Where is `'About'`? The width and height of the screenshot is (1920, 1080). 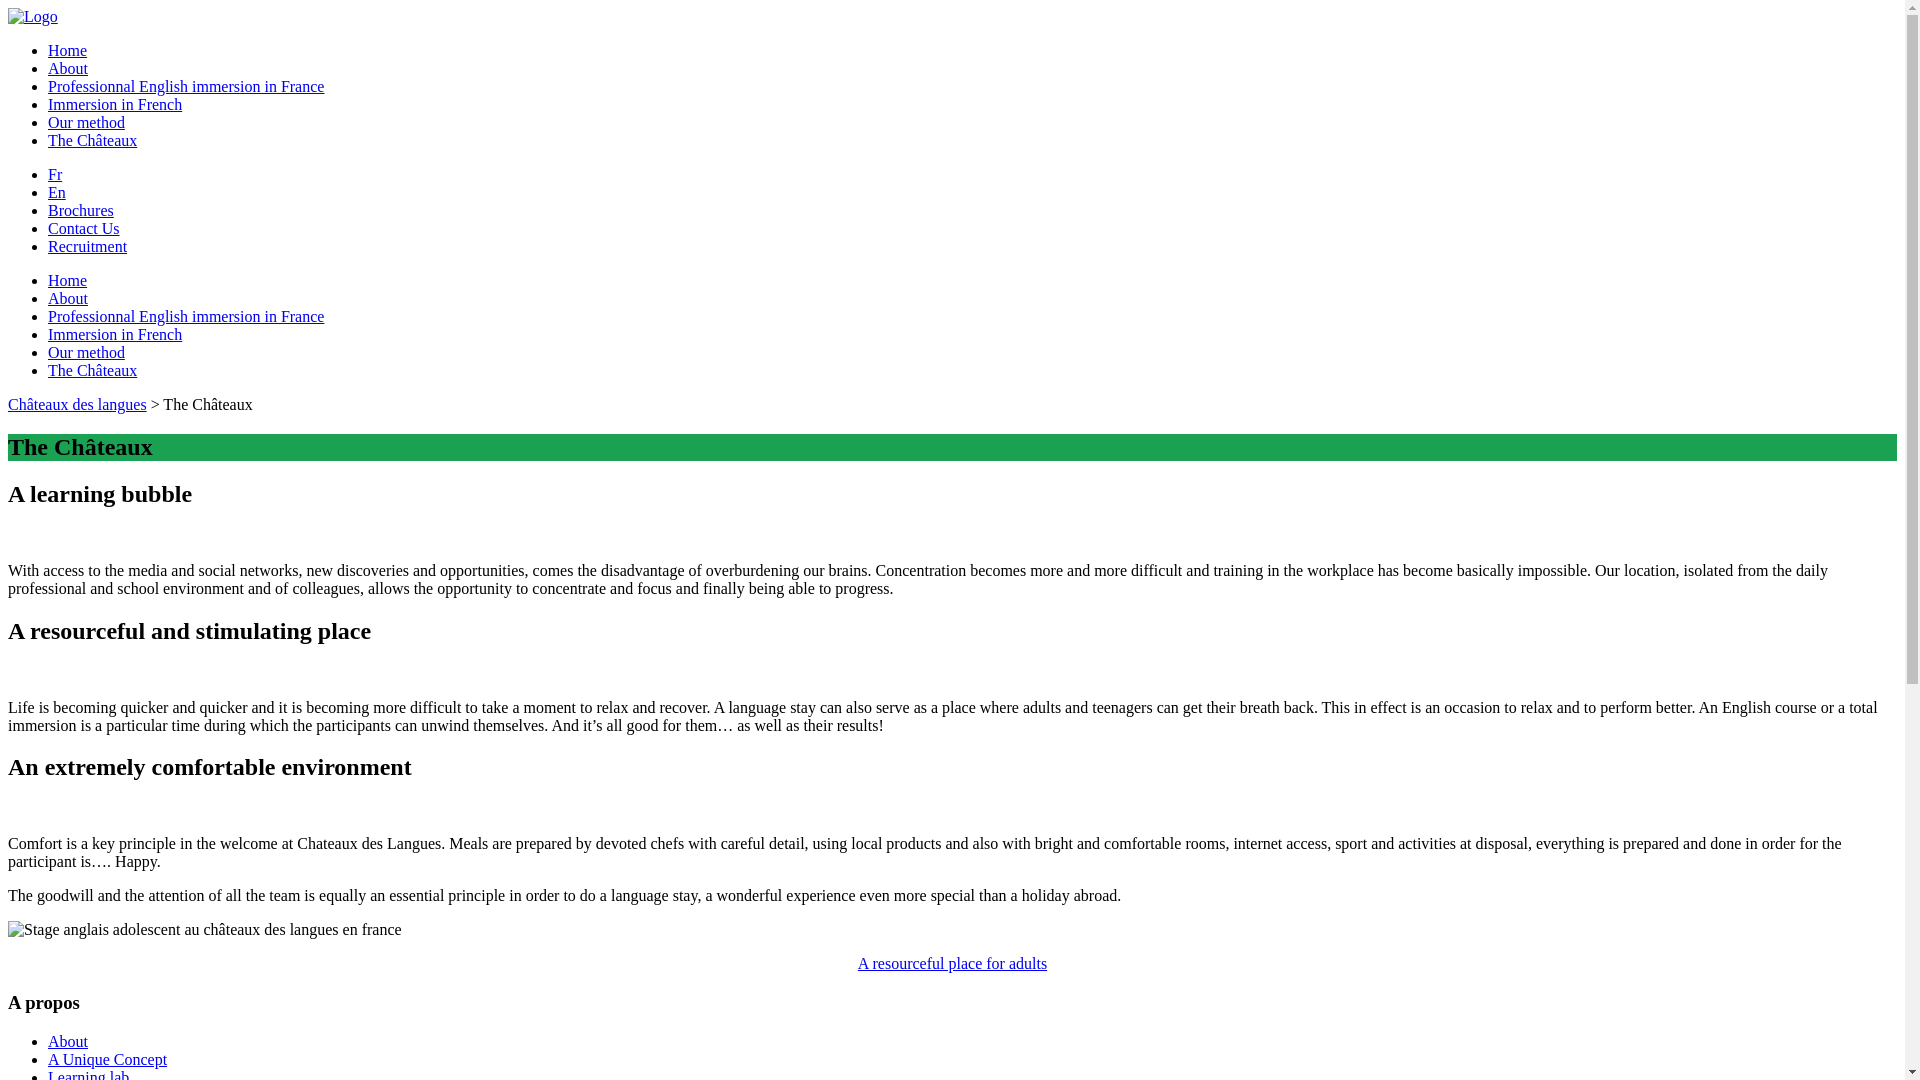
'About' is located at coordinates (48, 1040).